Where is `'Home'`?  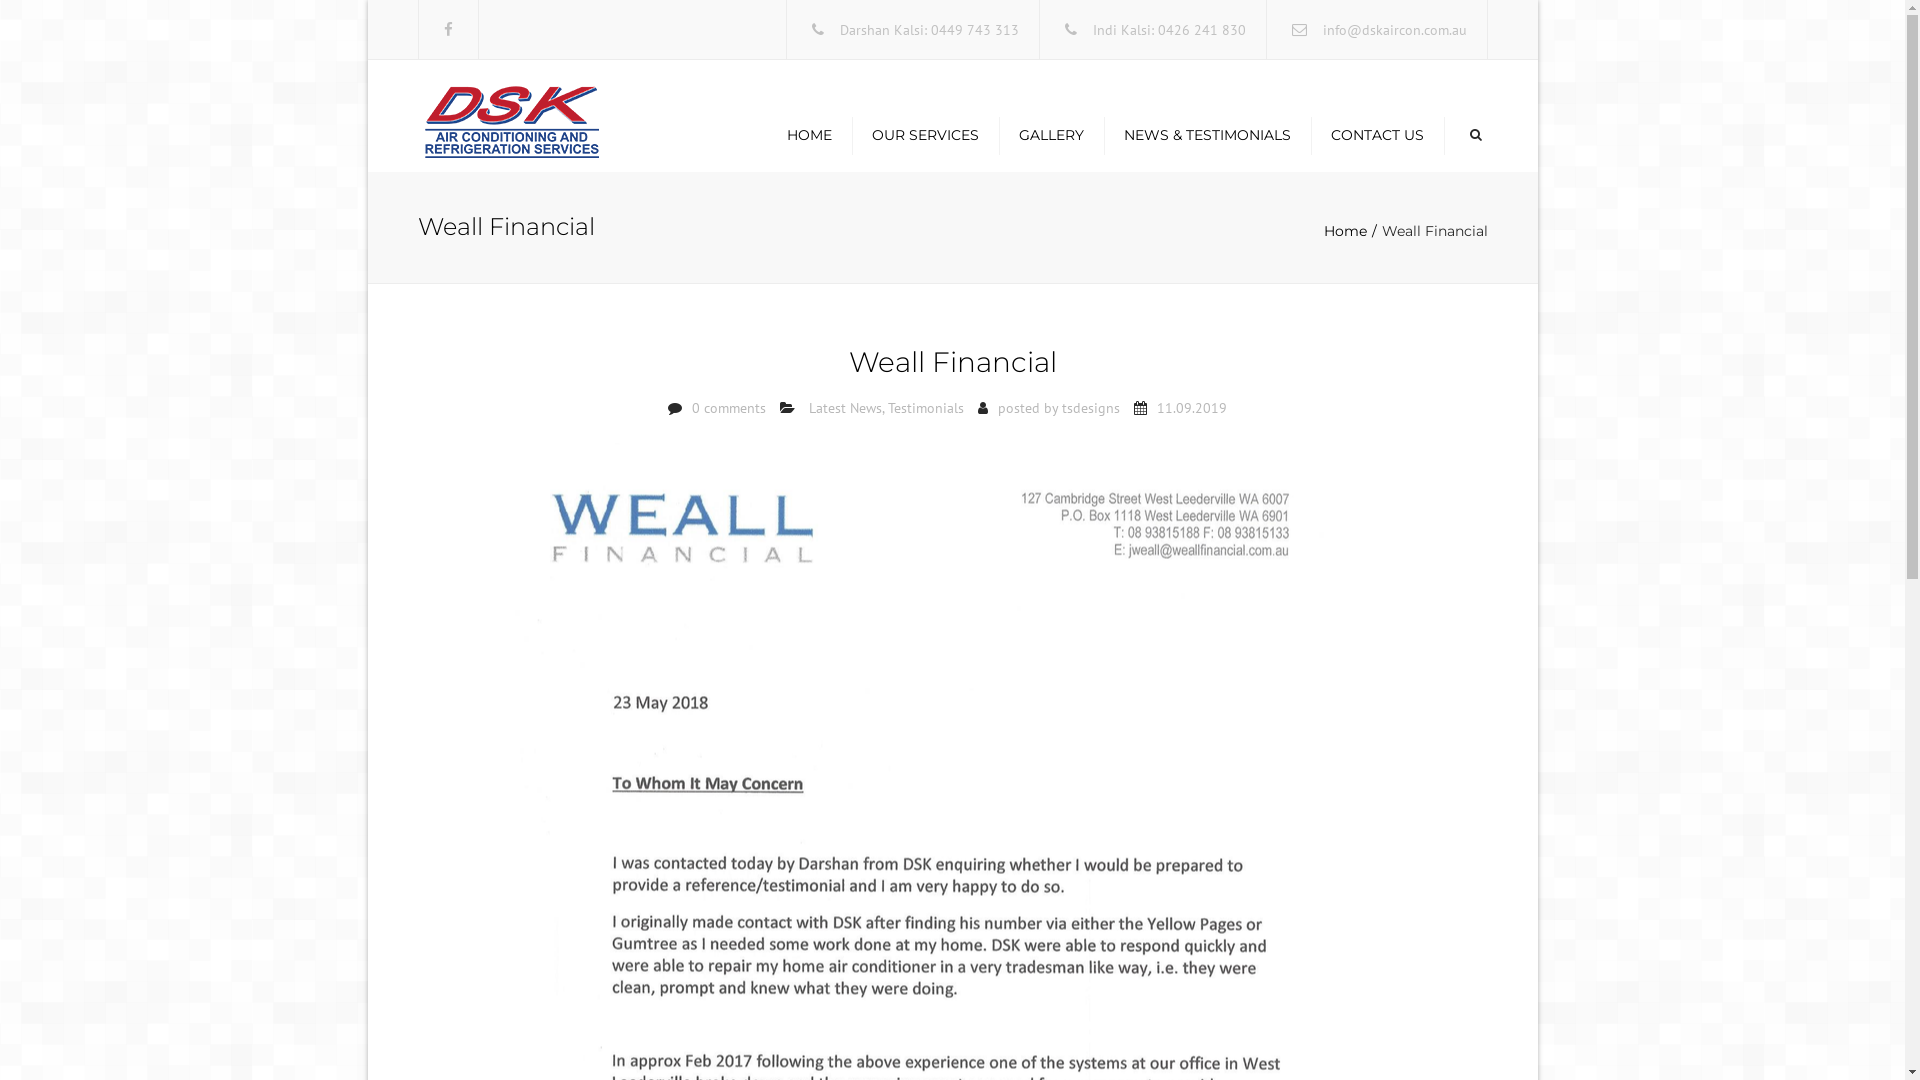 'Home' is located at coordinates (1353, 230).